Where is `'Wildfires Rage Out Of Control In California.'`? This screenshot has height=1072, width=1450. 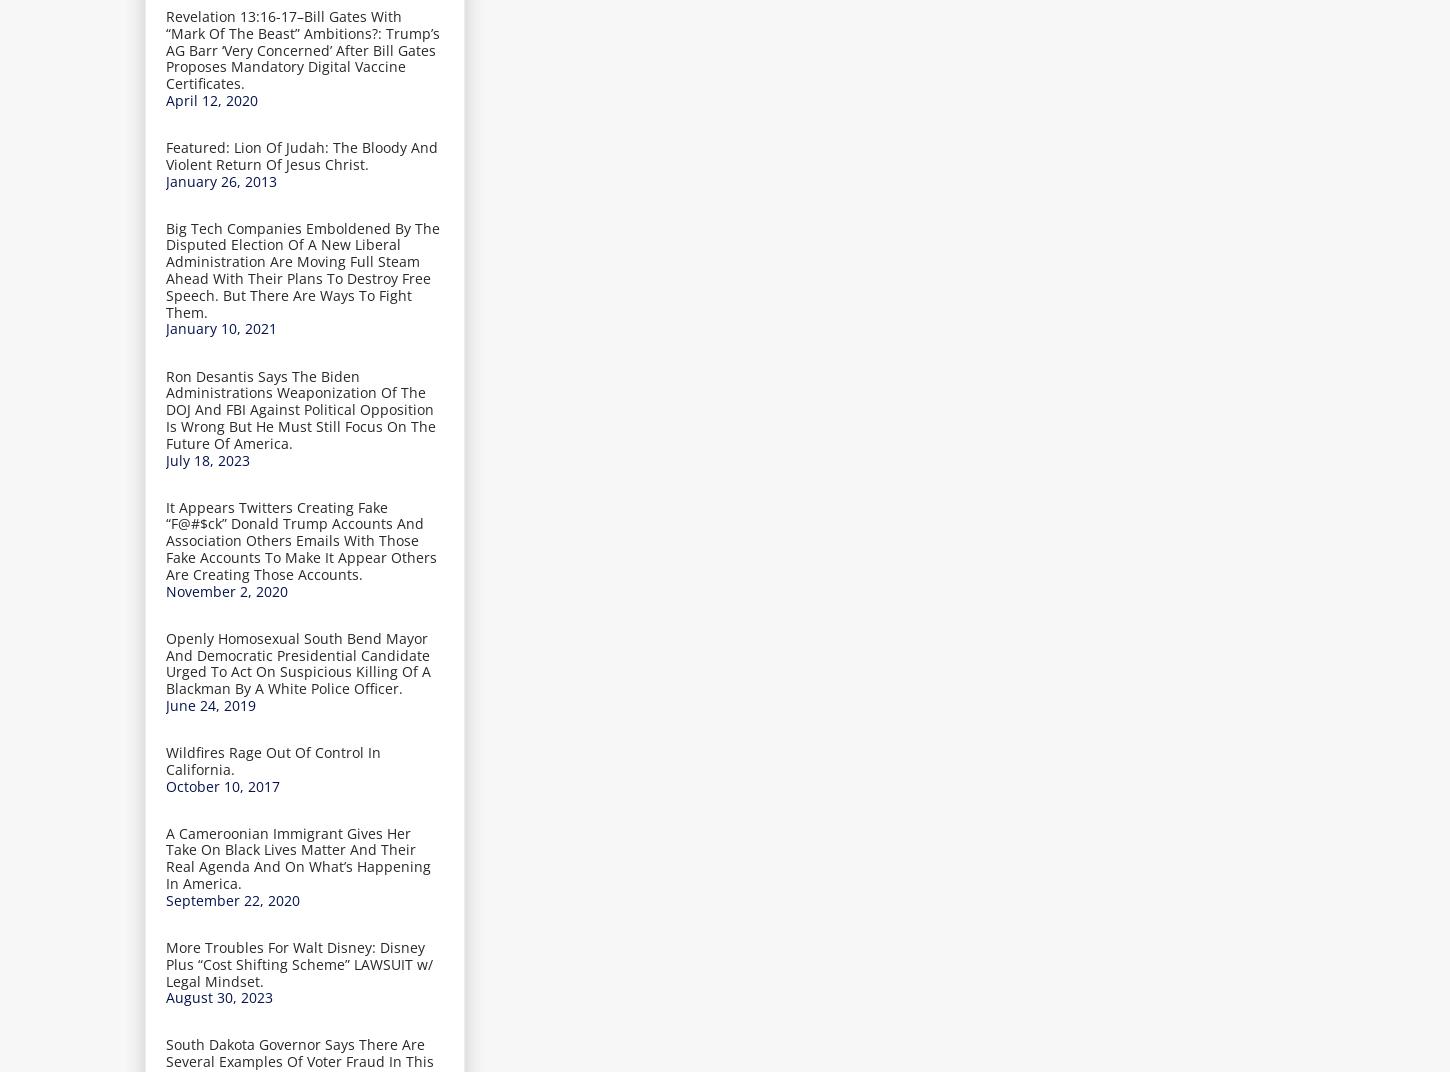
'Wildfires Rage Out Of Control In California.' is located at coordinates (165, 760).